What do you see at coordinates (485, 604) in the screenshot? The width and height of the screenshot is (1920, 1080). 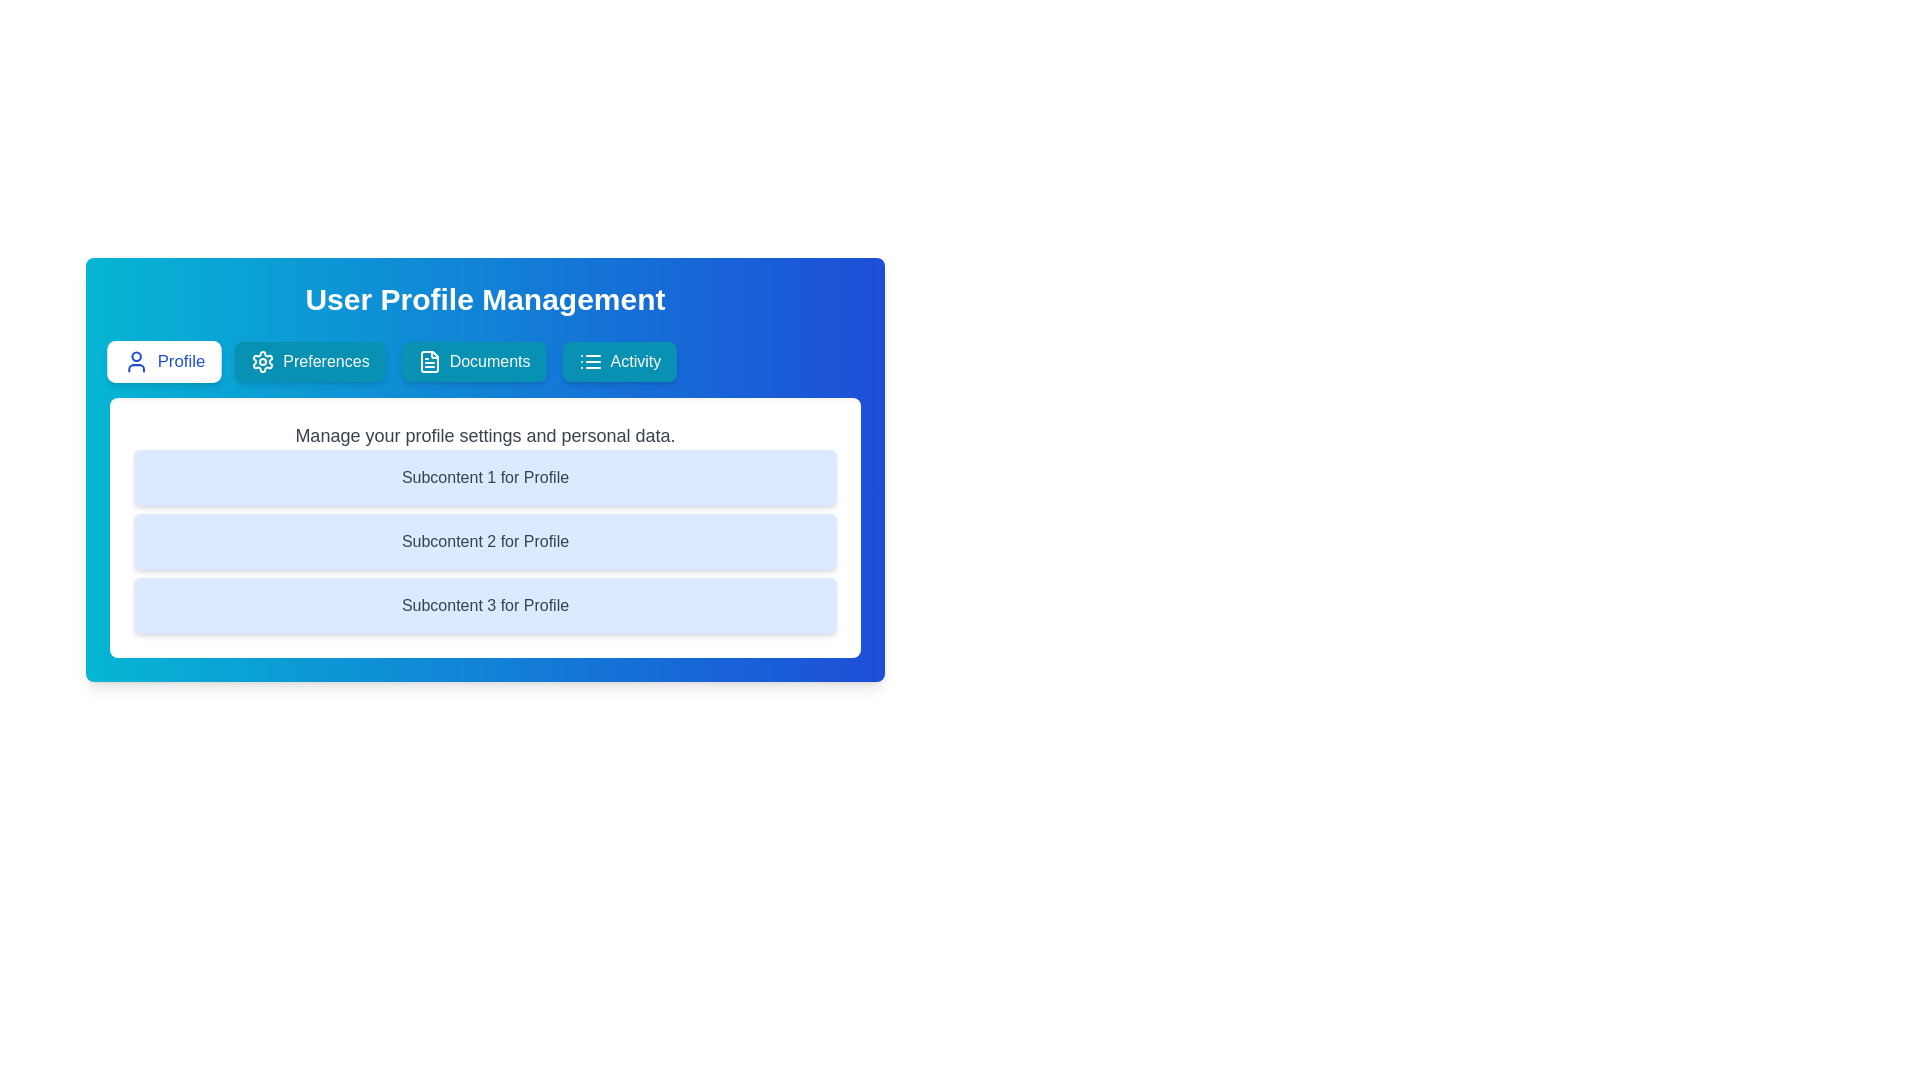 I see `the rectangular content block with a light blue background containing the text 'Subcontent 3 for Profile'` at bounding box center [485, 604].